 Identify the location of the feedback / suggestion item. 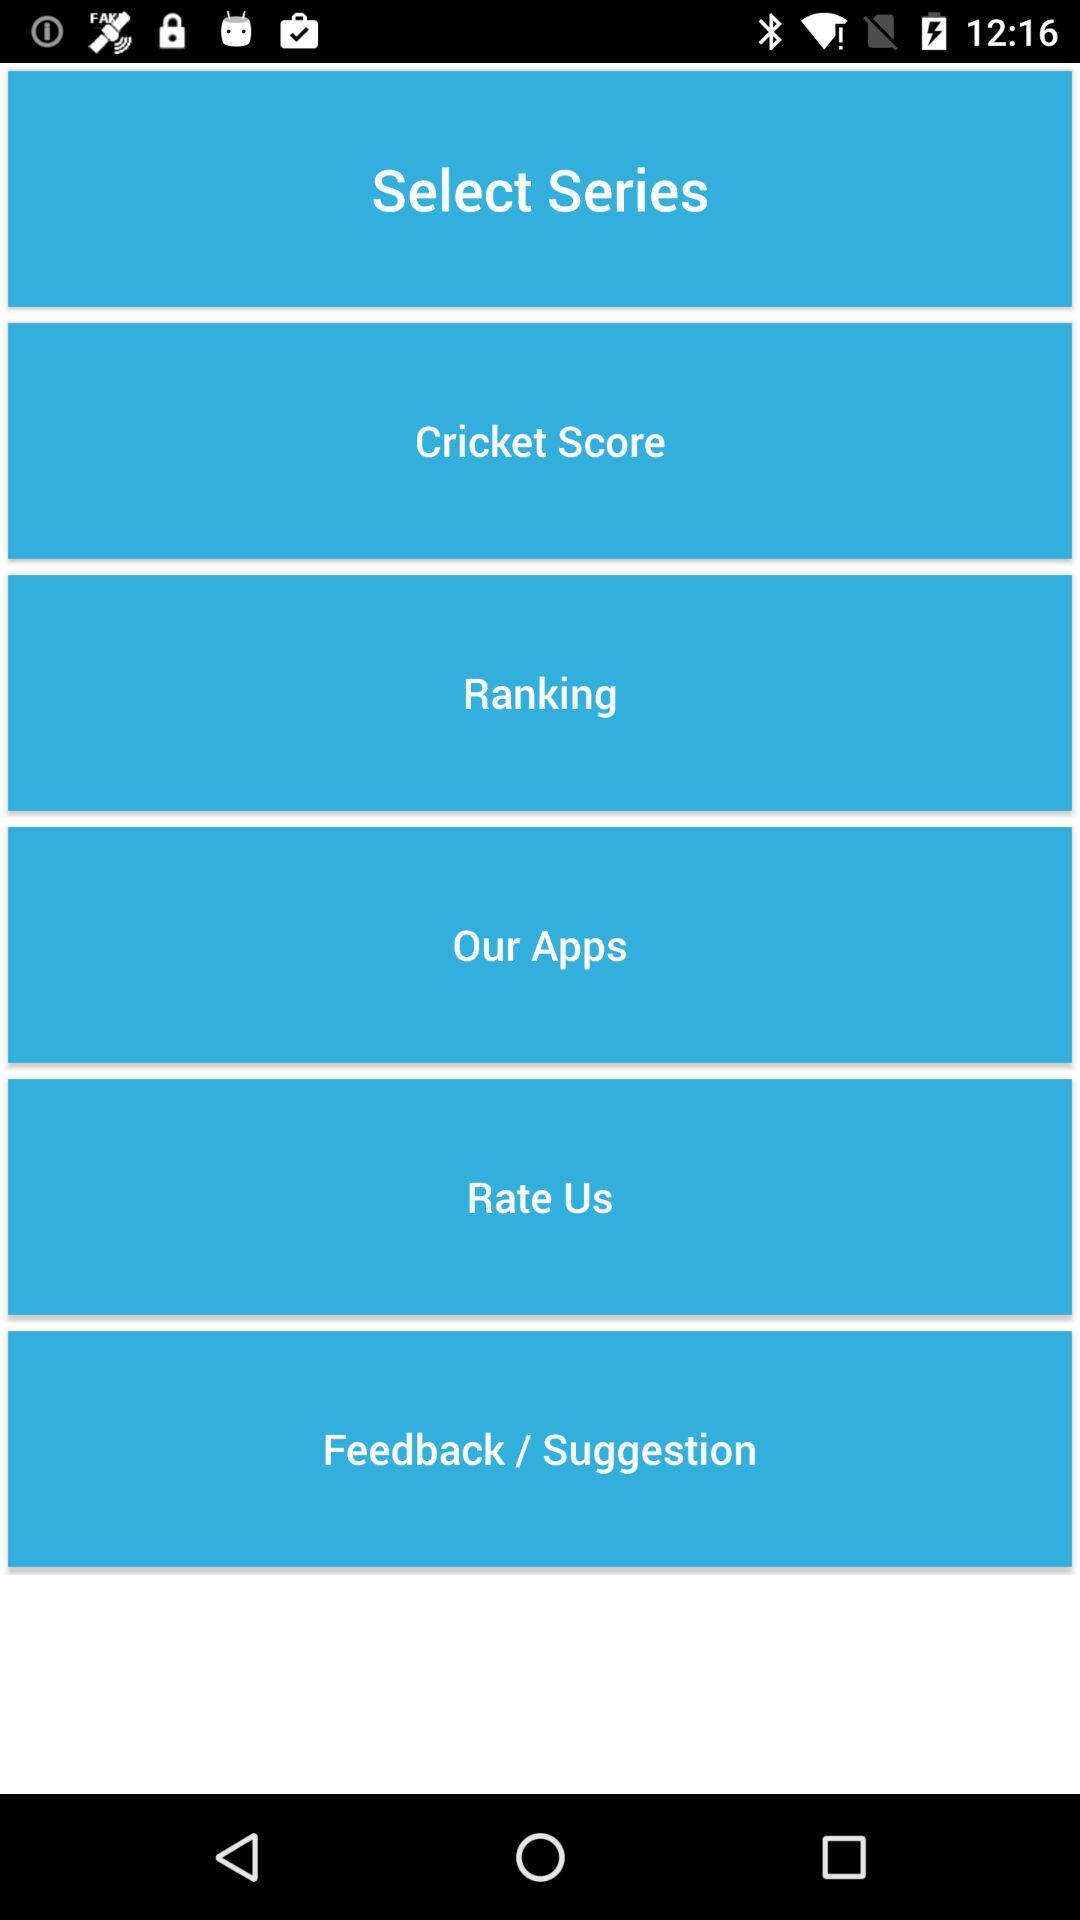
(540, 1449).